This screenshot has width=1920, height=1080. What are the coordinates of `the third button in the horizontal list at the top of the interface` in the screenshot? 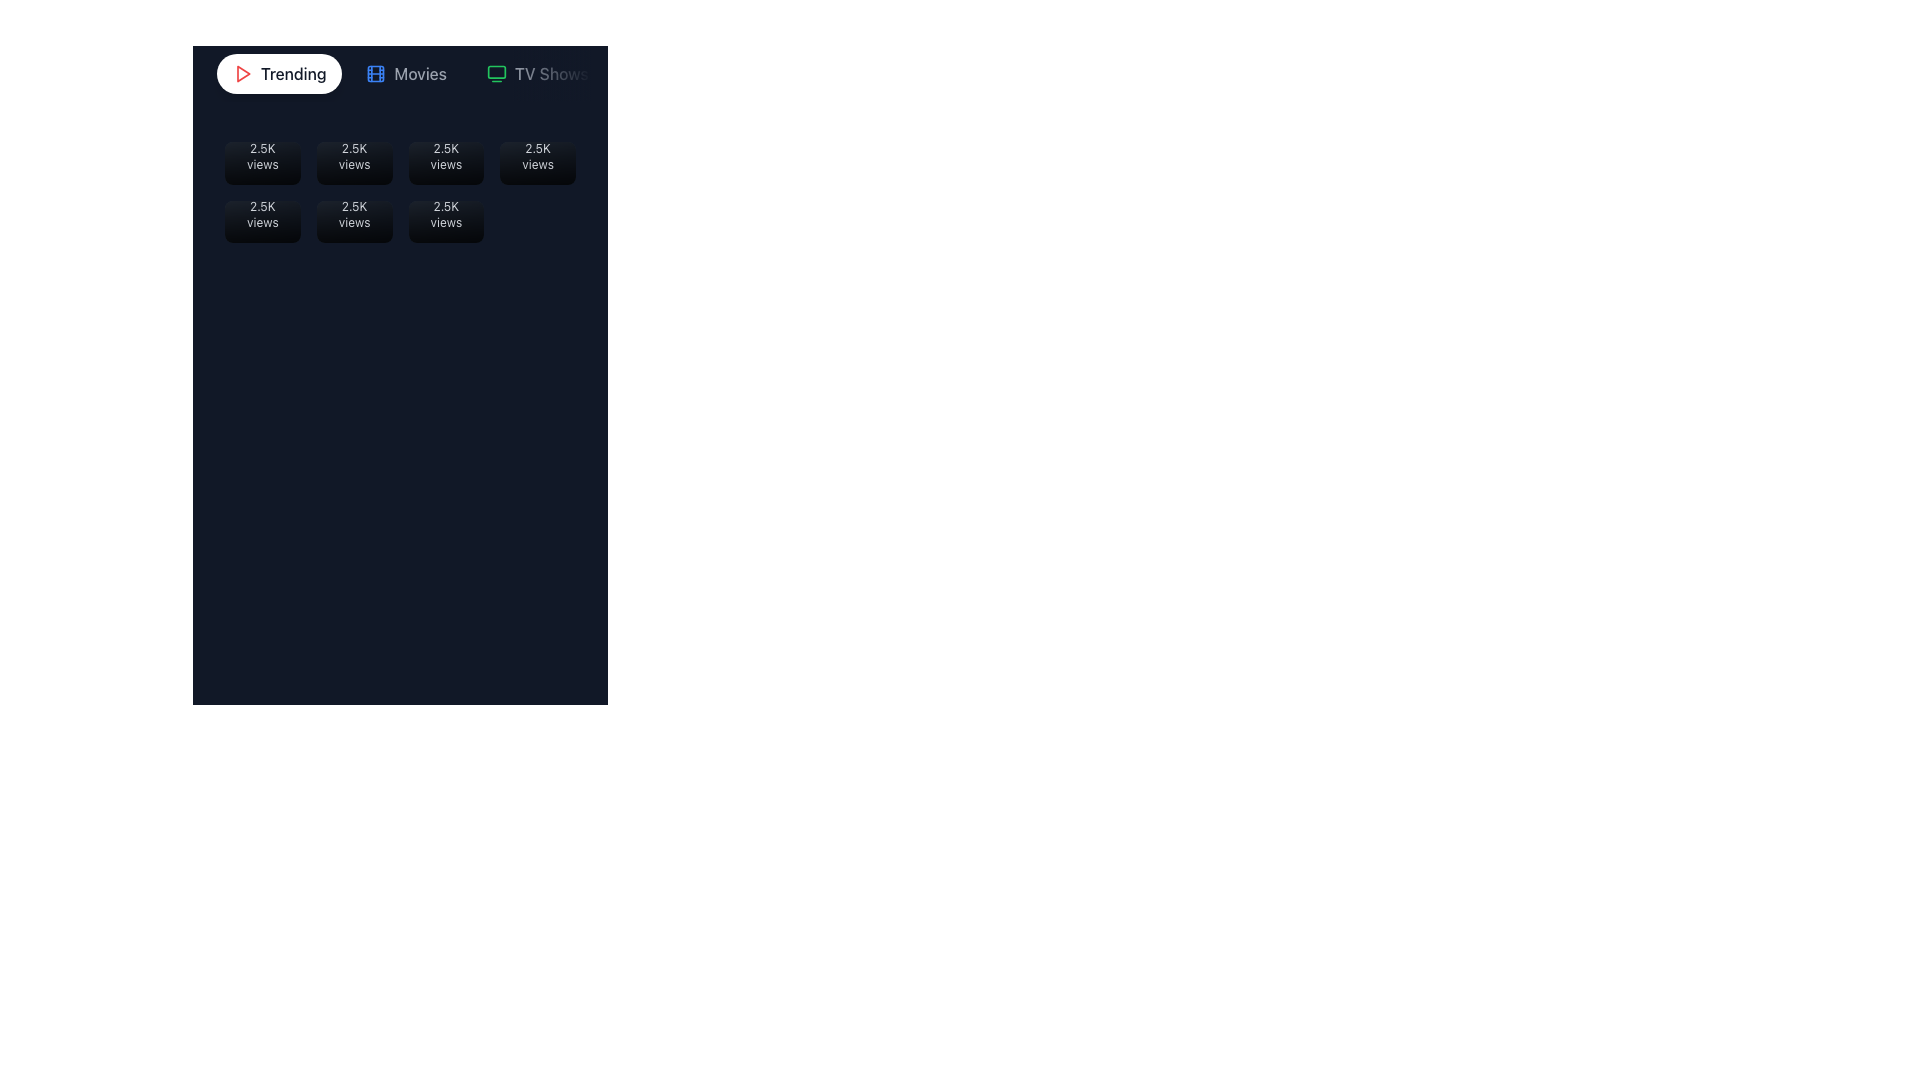 It's located at (537, 72).